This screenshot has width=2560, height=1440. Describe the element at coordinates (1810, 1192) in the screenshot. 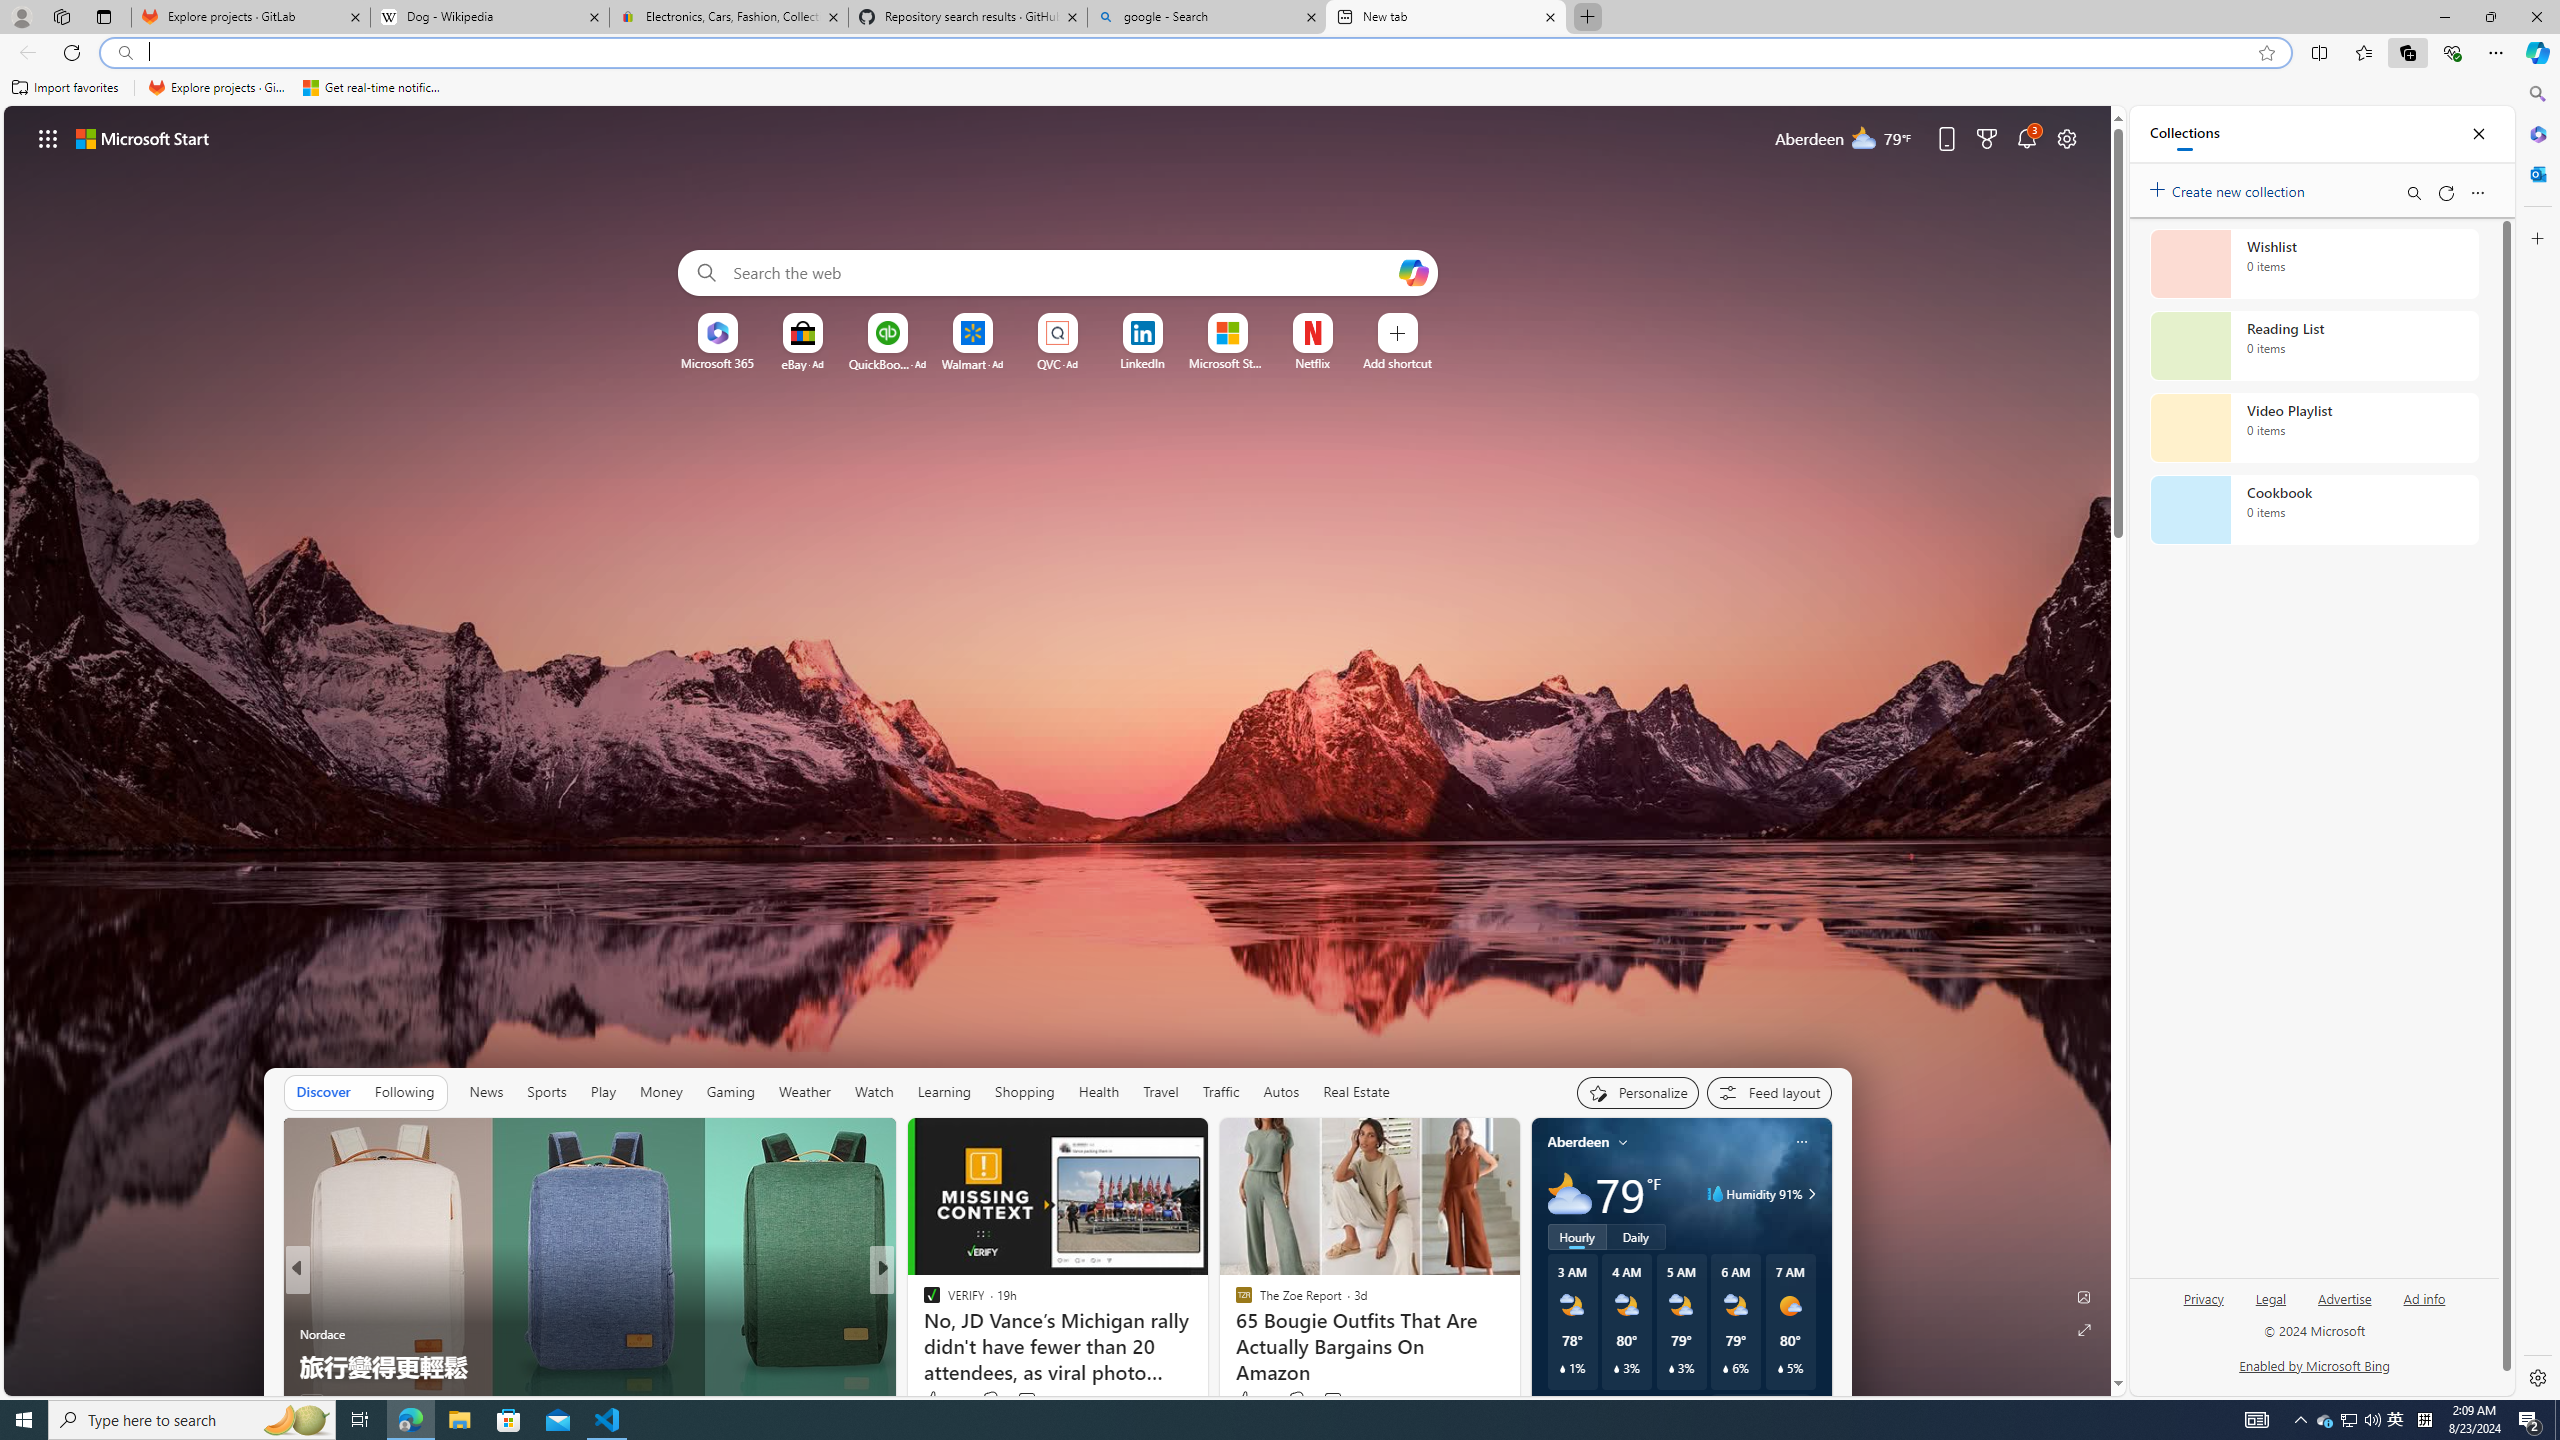

I see `'Class: weather-arrow-glyph'` at that location.